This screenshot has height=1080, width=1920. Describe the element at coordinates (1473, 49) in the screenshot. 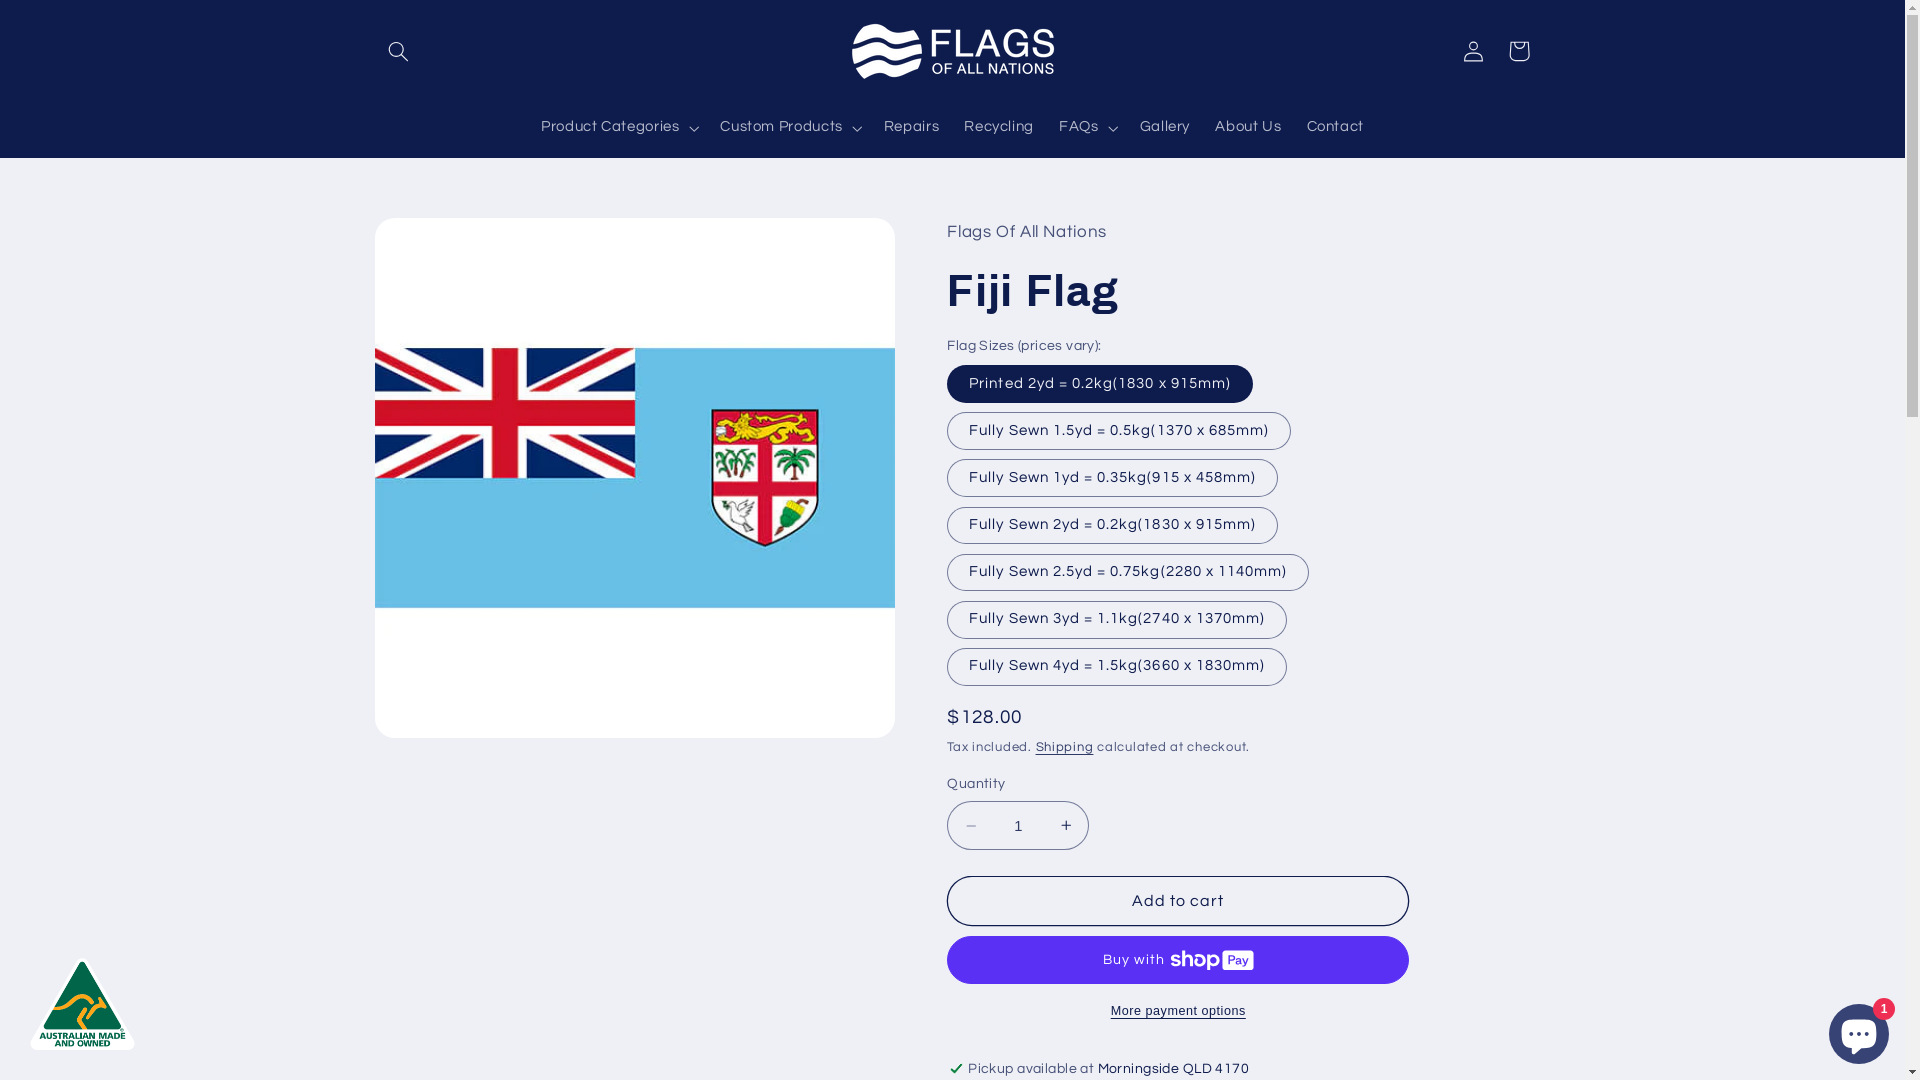

I see `'Log in'` at that location.